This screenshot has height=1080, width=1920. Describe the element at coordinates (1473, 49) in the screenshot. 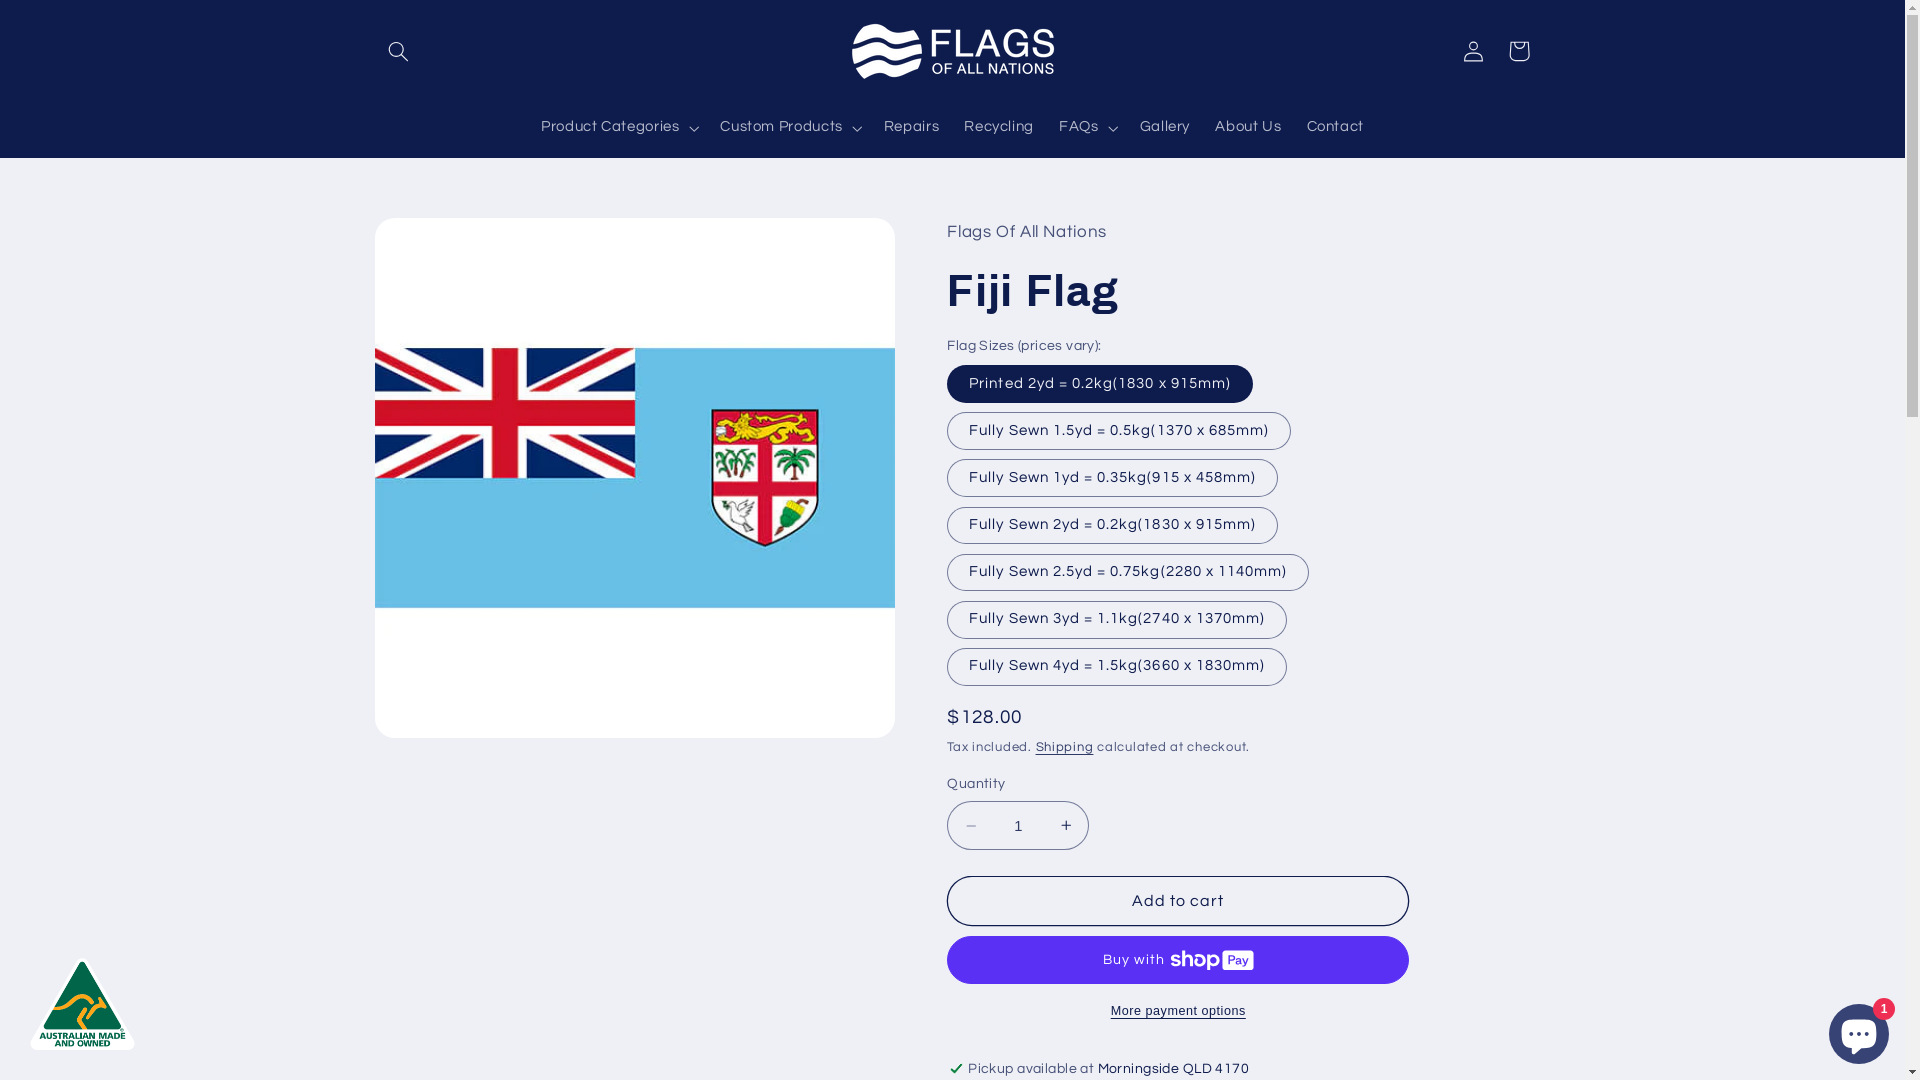

I see `'Log in'` at that location.